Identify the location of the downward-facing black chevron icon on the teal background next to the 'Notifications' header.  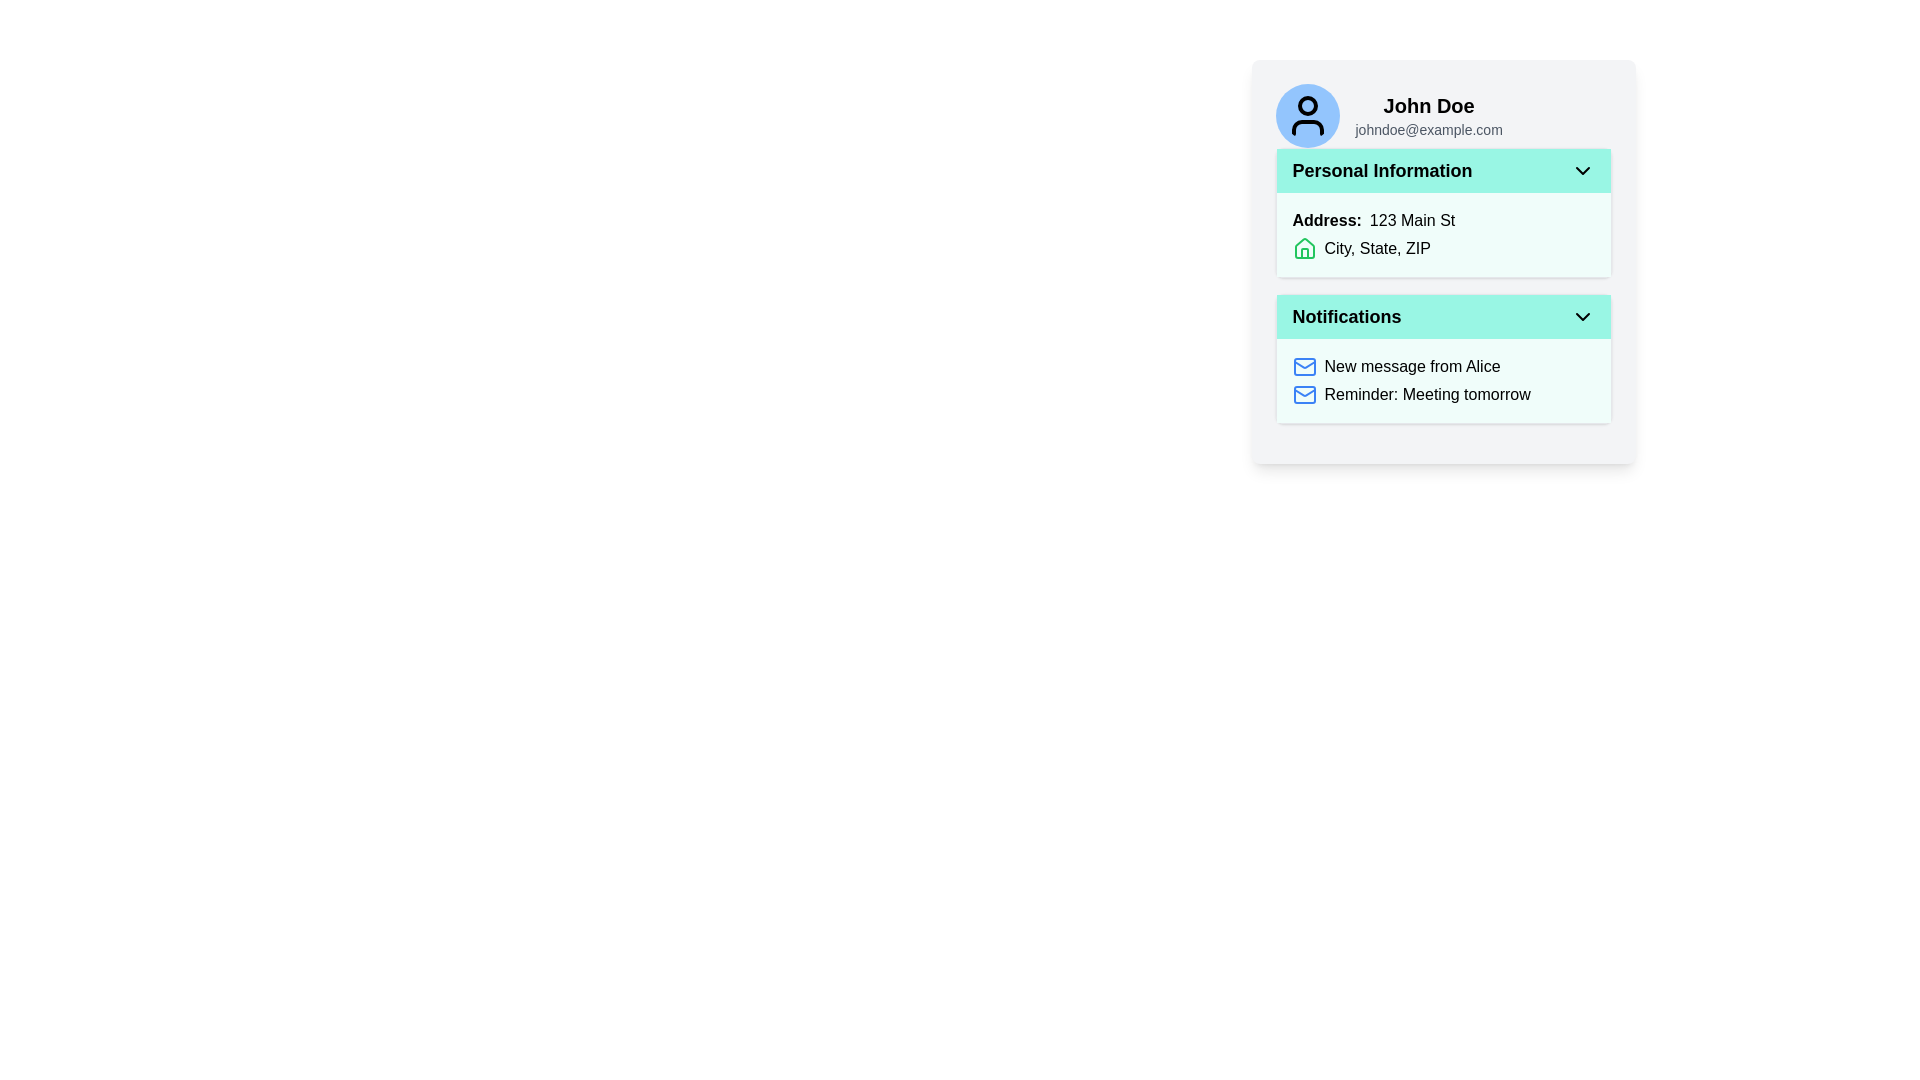
(1581, 315).